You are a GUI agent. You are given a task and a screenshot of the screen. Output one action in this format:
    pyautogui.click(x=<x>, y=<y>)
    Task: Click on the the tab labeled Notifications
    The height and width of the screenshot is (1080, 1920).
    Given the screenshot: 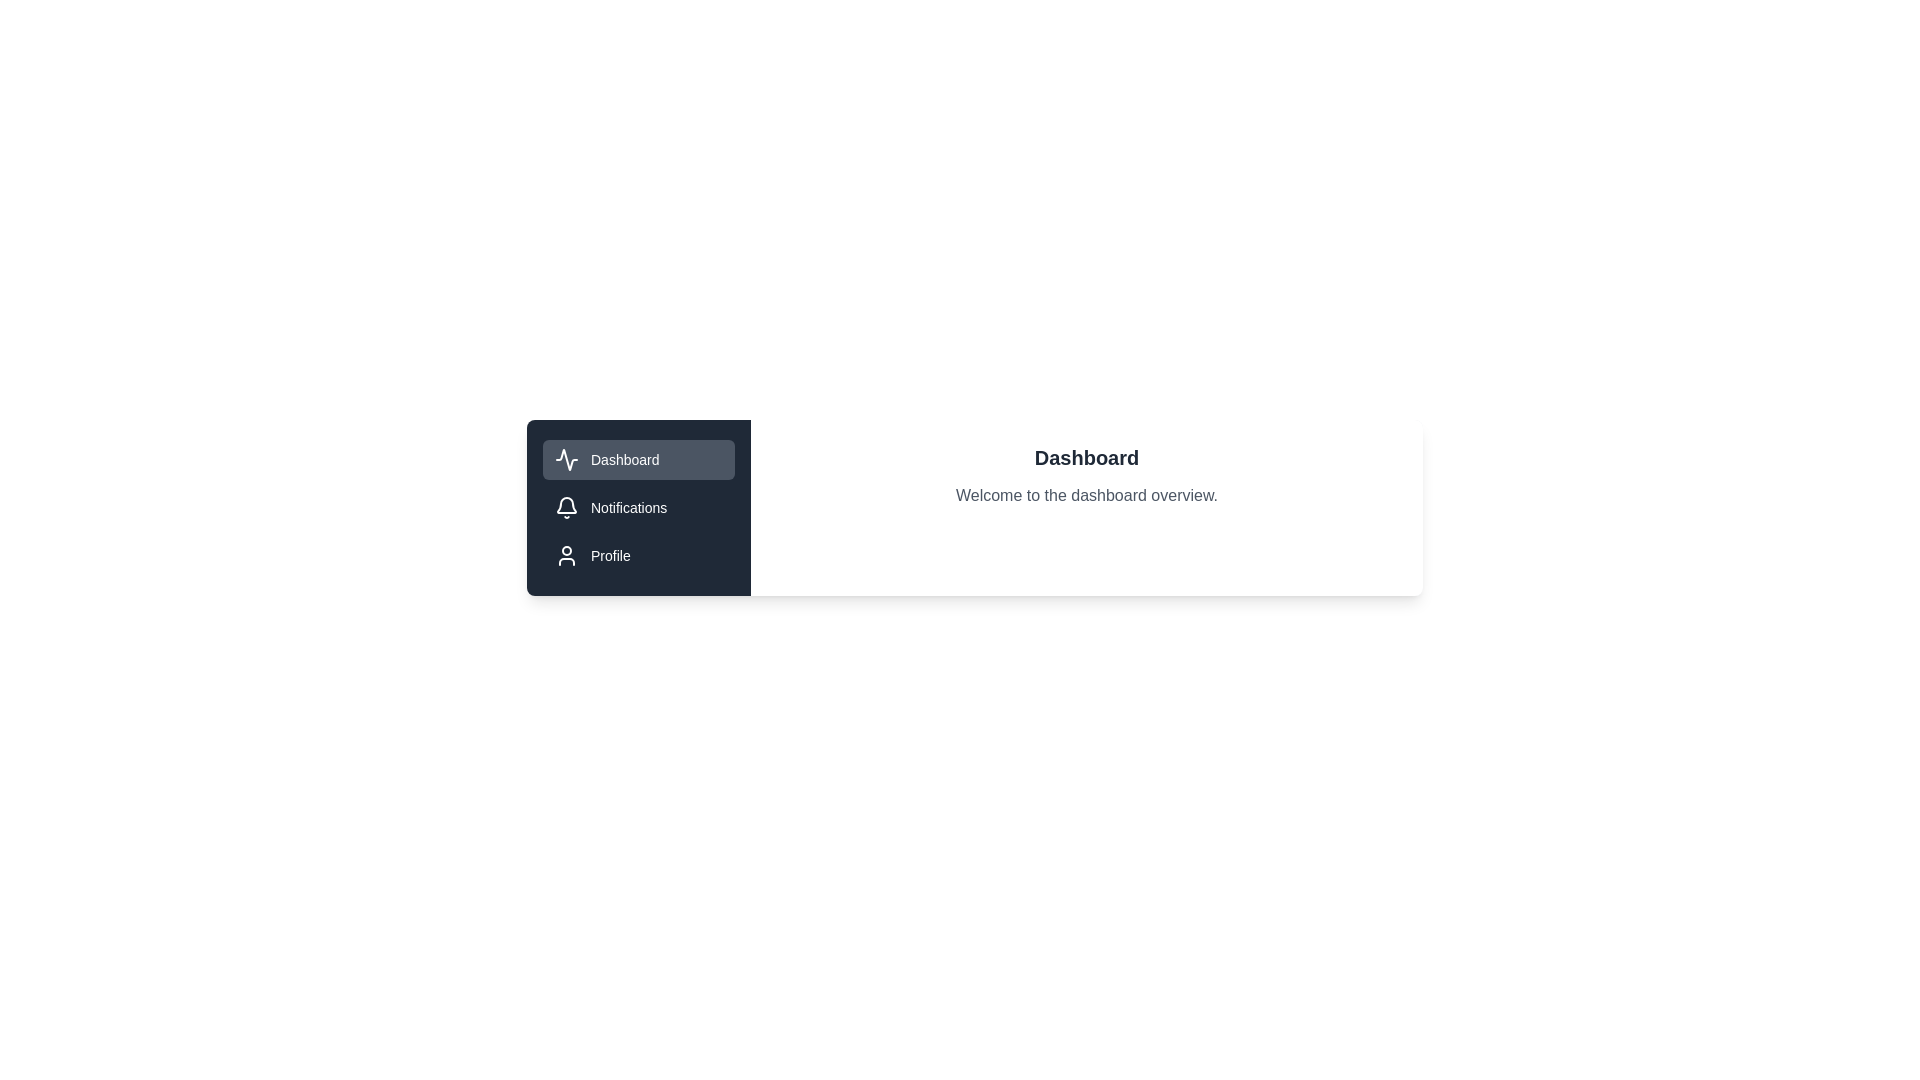 What is the action you would take?
    pyautogui.click(x=637, y=507)
    